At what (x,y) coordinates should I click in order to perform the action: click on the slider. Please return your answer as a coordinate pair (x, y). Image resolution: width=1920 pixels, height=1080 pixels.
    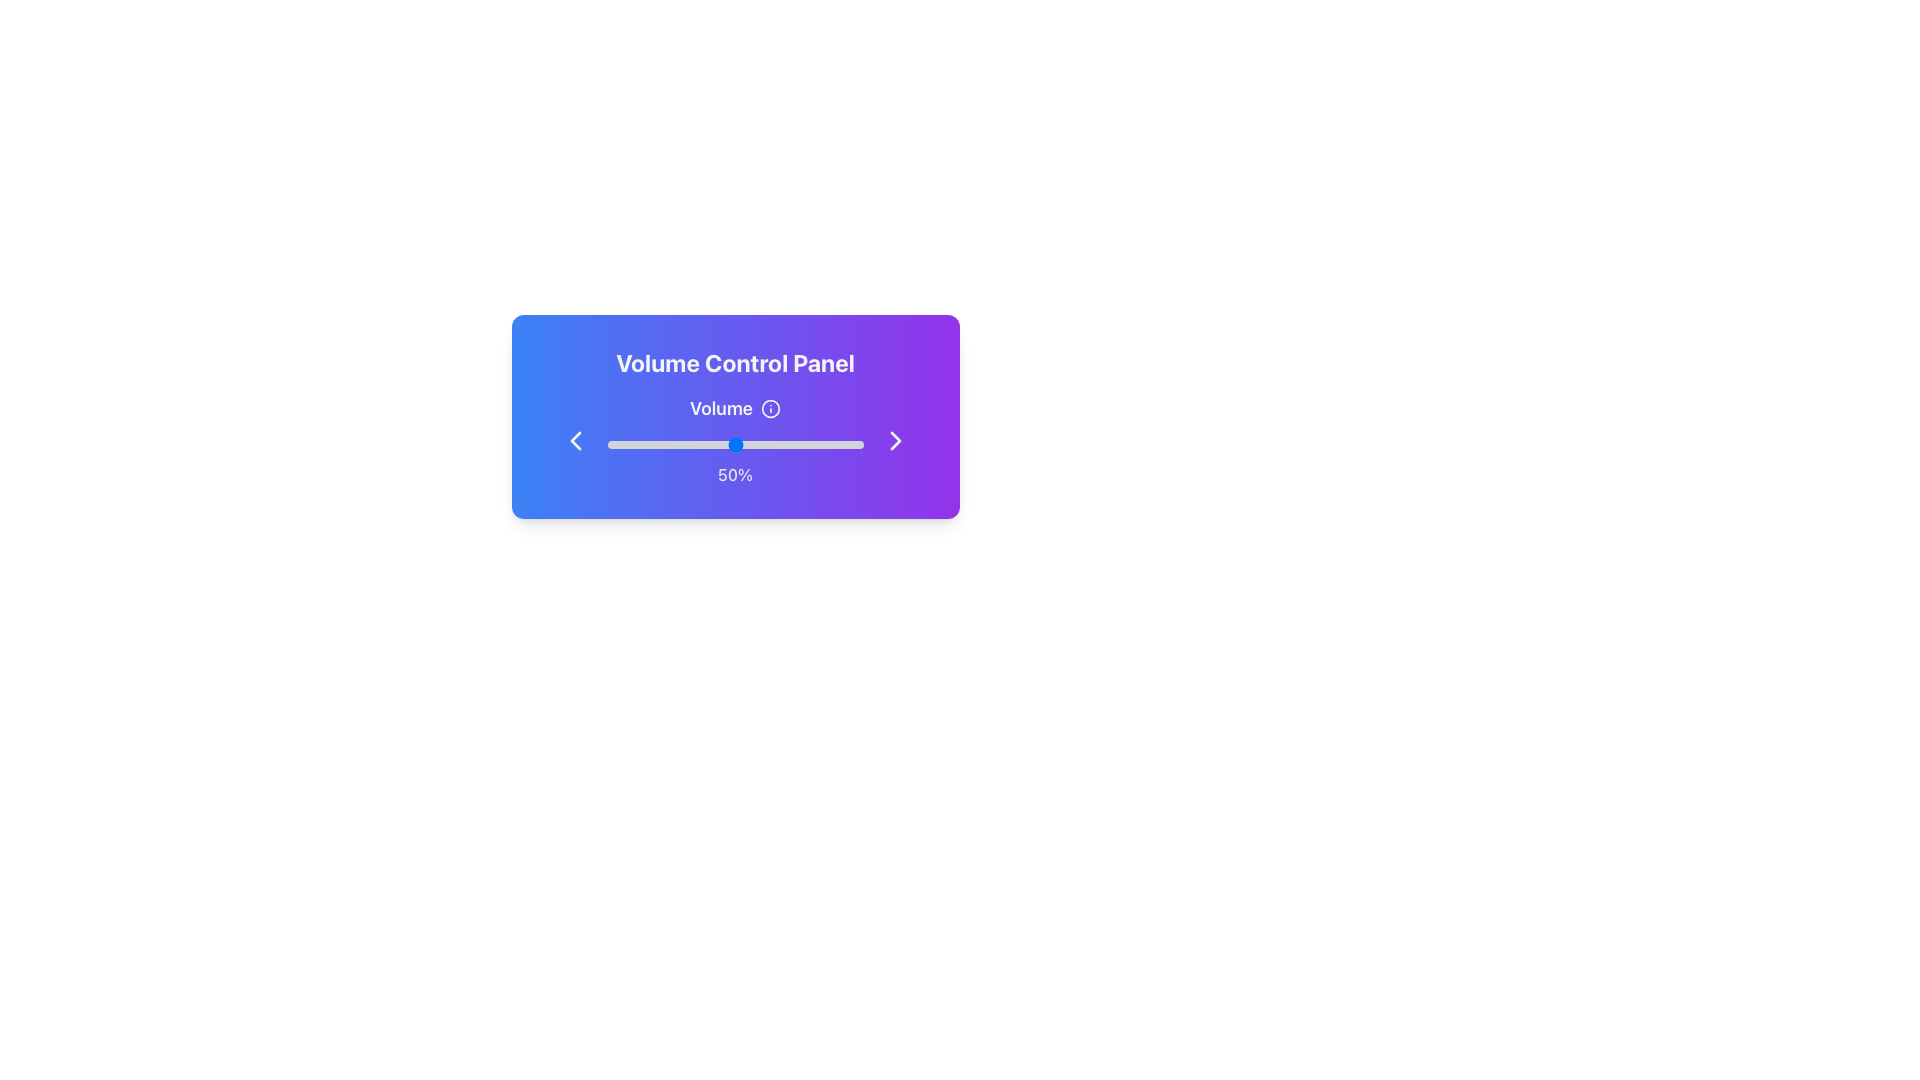
    Looking at the image, I should click on (651, 443).